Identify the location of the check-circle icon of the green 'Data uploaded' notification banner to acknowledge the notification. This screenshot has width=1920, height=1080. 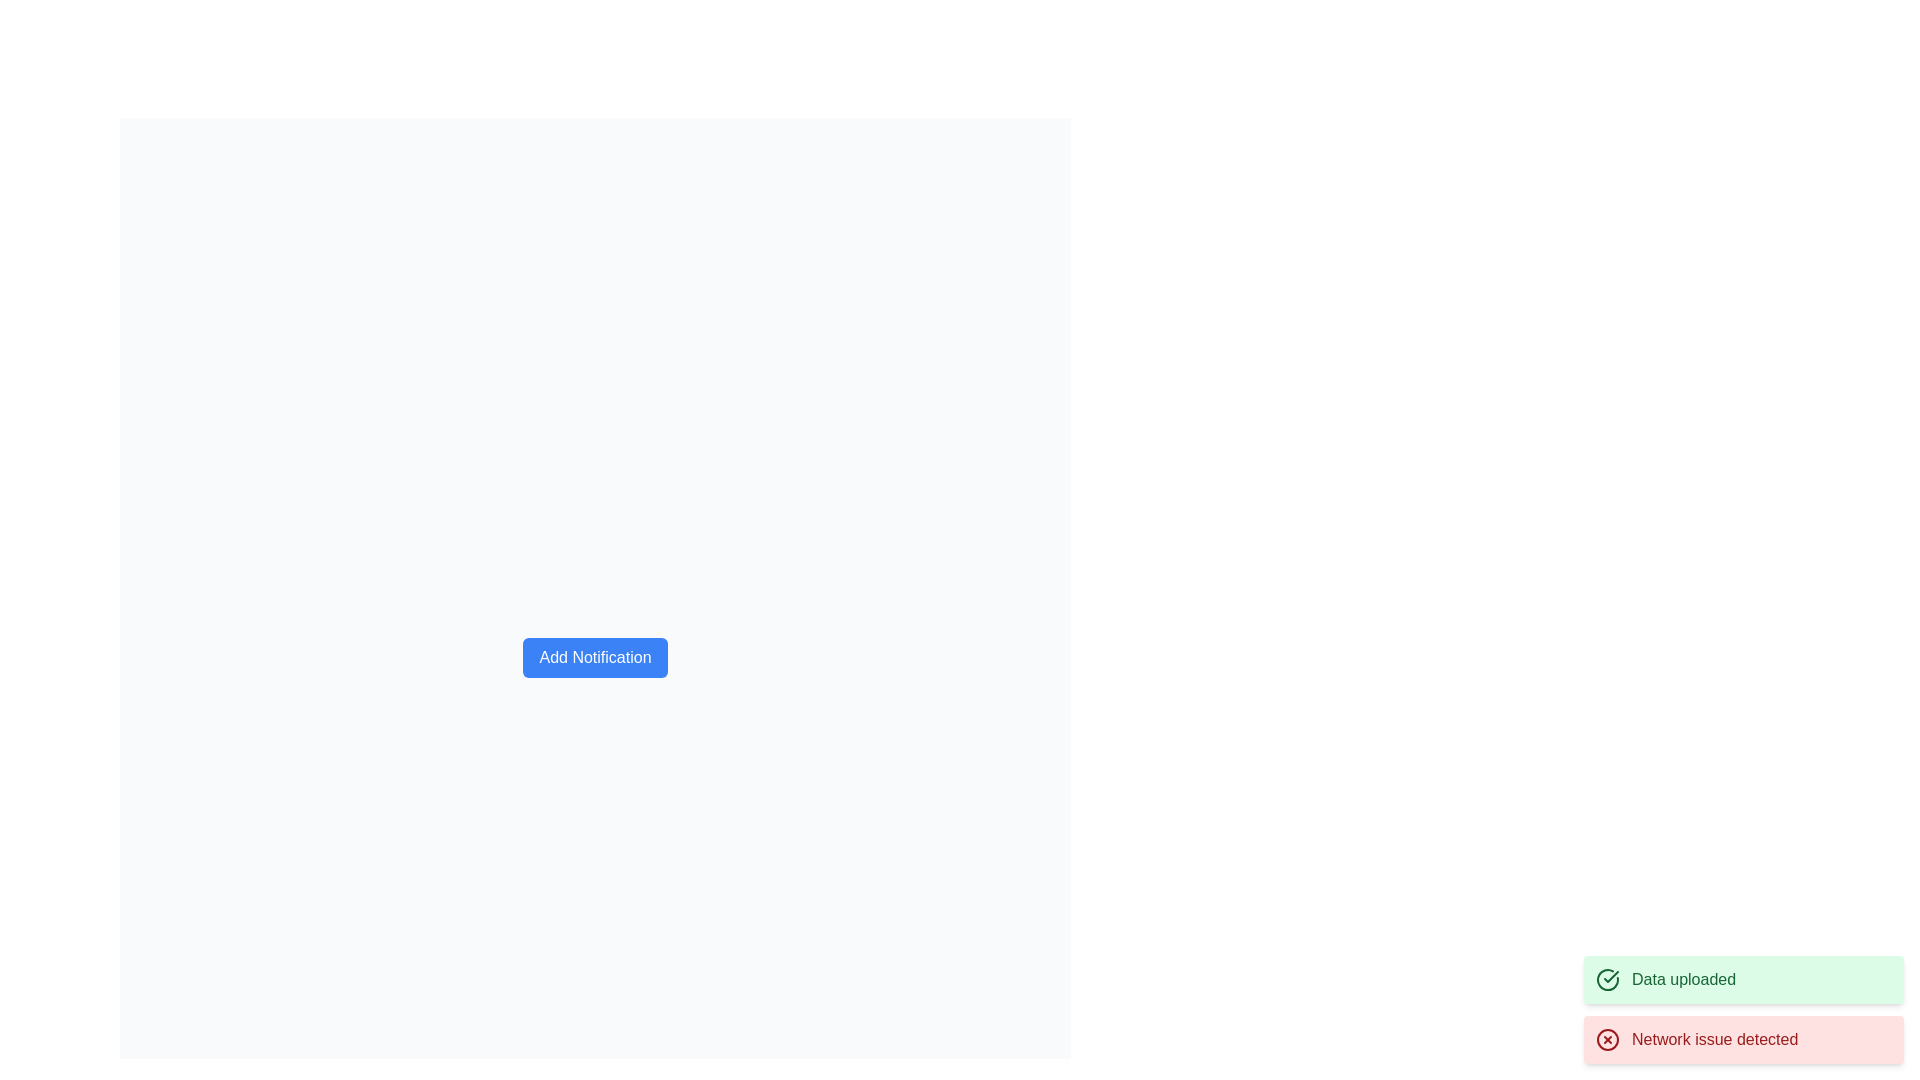
(1742, 1010).